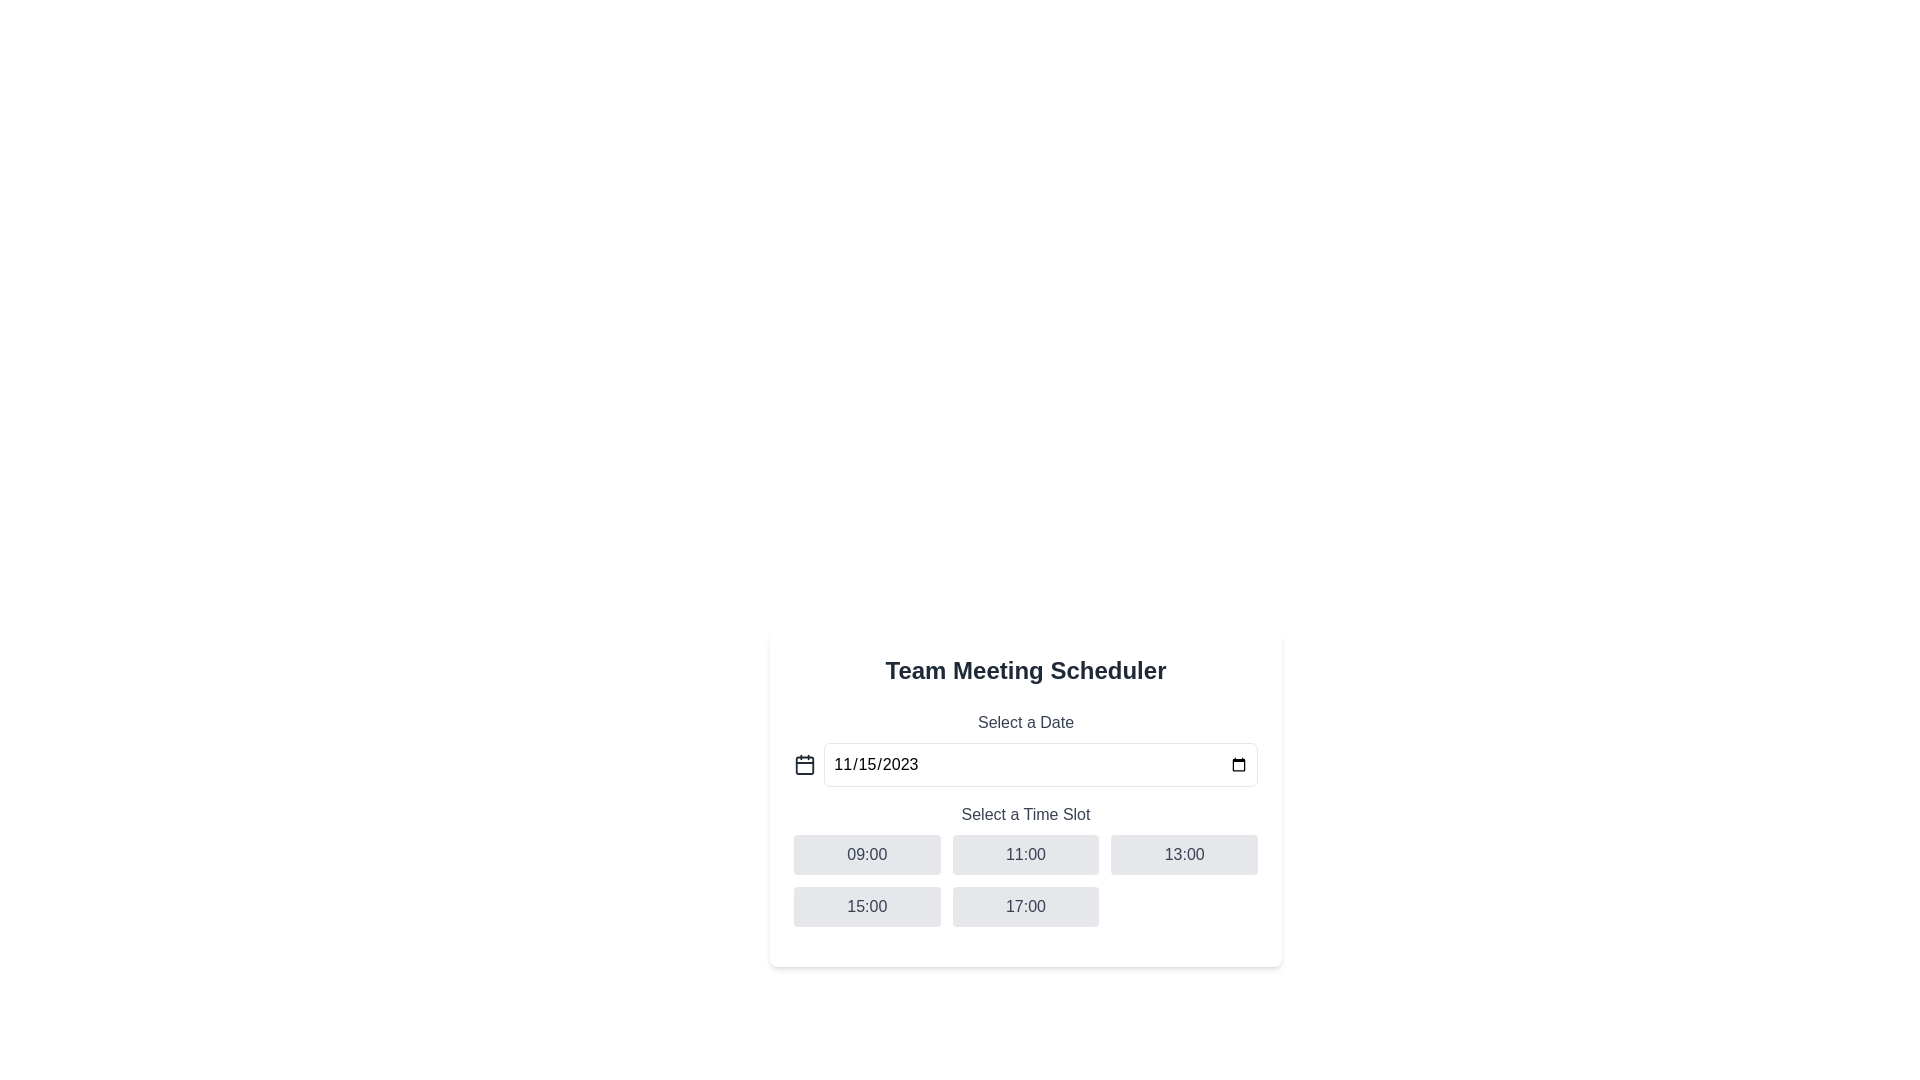 This screenshot has height=1080, width=1920. Describe the element at coordinates (1026, 855) in the screenshot. I see `the button displaying '11:00'` at that location.